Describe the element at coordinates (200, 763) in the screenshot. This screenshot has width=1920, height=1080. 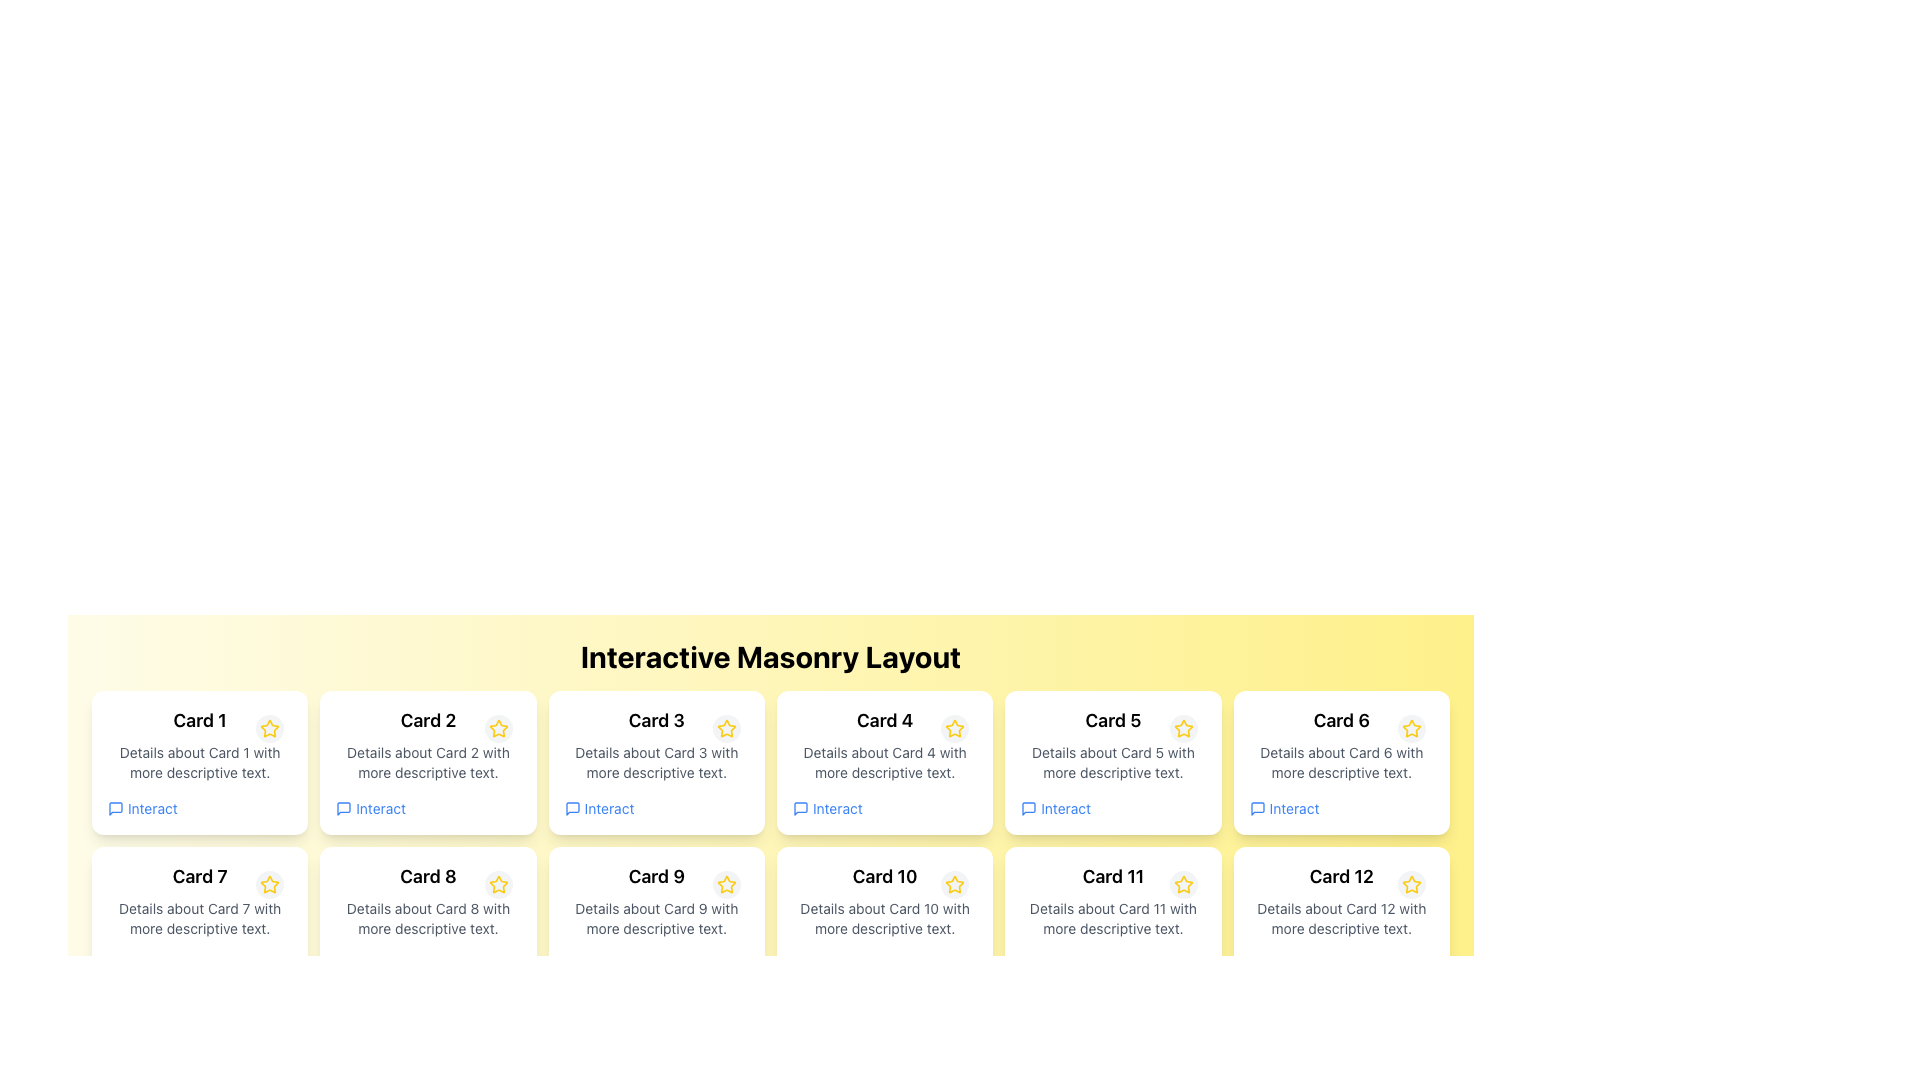
I see `textual information from the first card in a grid layout, which has a white background, rounded corners, and contains the text 'Card 1' and 'Details about Card 1 with more descriptive text.'` at that location.